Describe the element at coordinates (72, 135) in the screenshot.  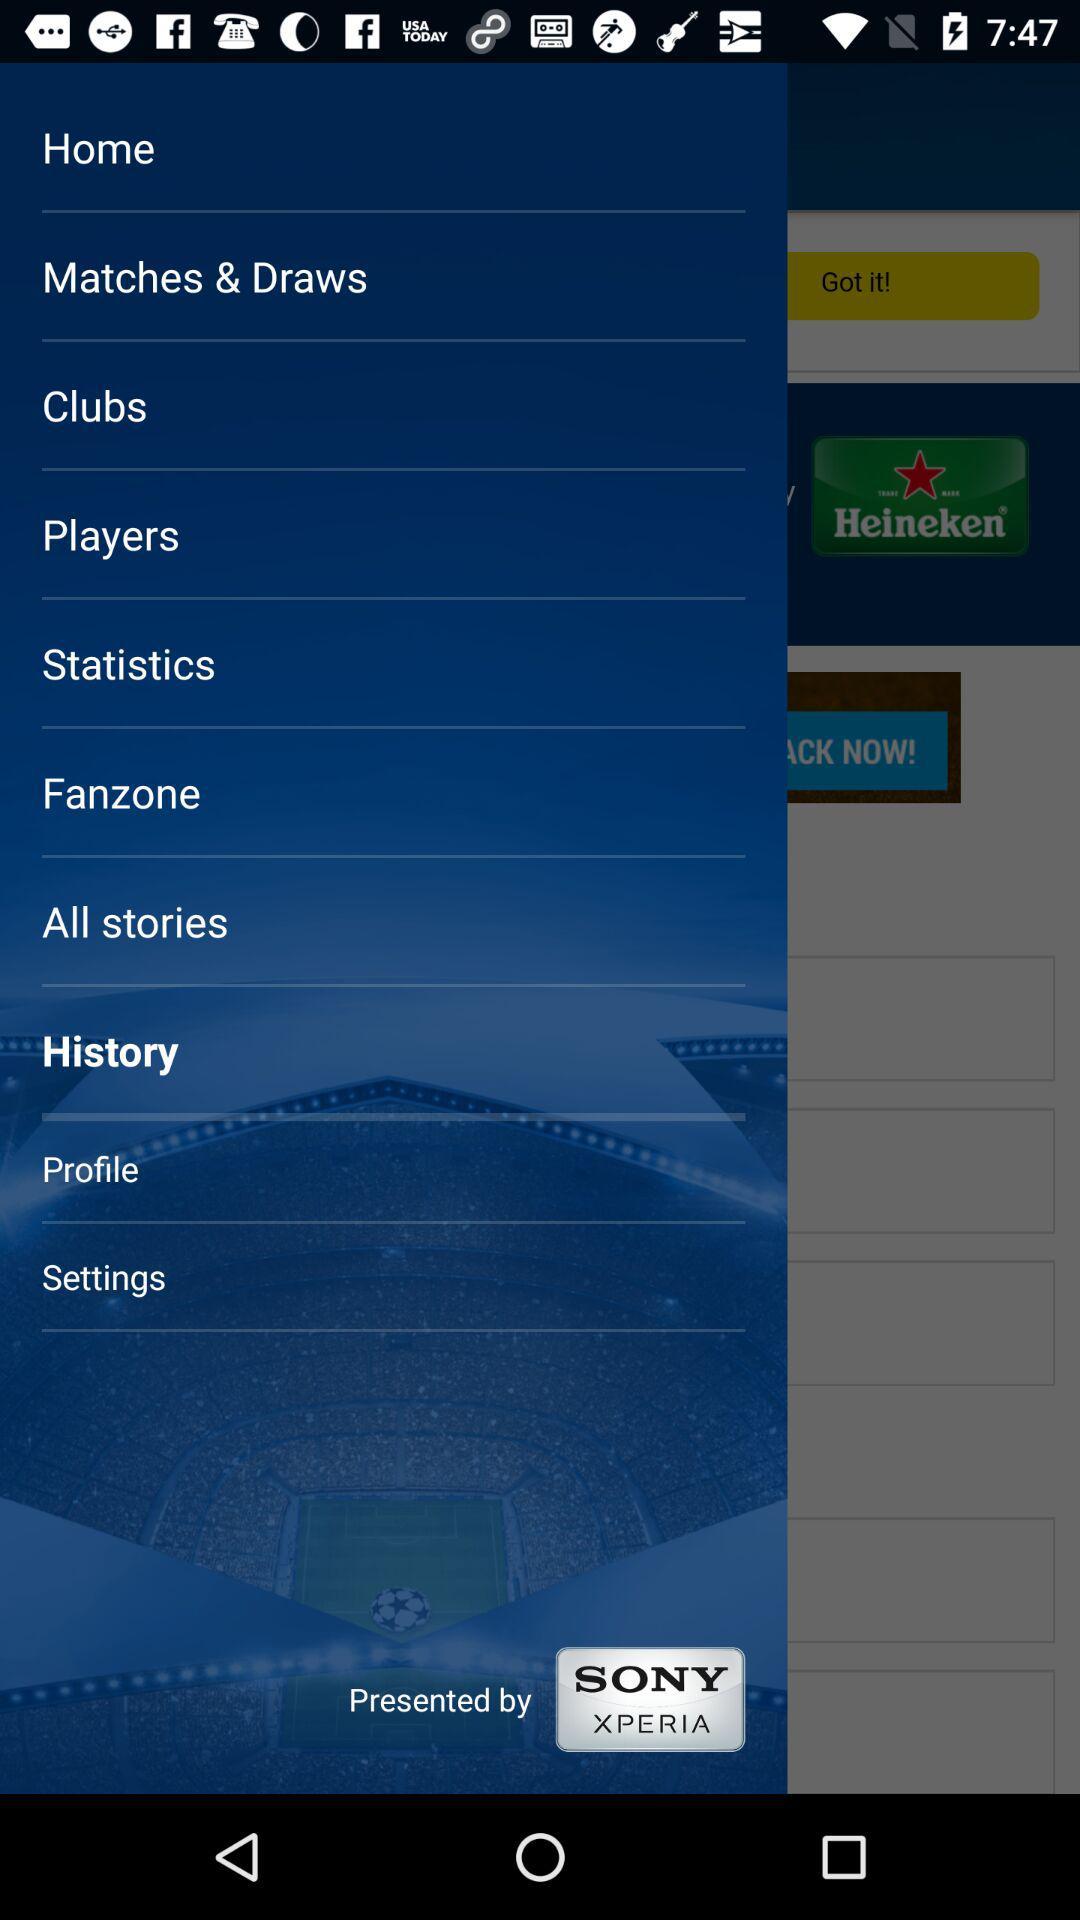
I see `home` at that location.